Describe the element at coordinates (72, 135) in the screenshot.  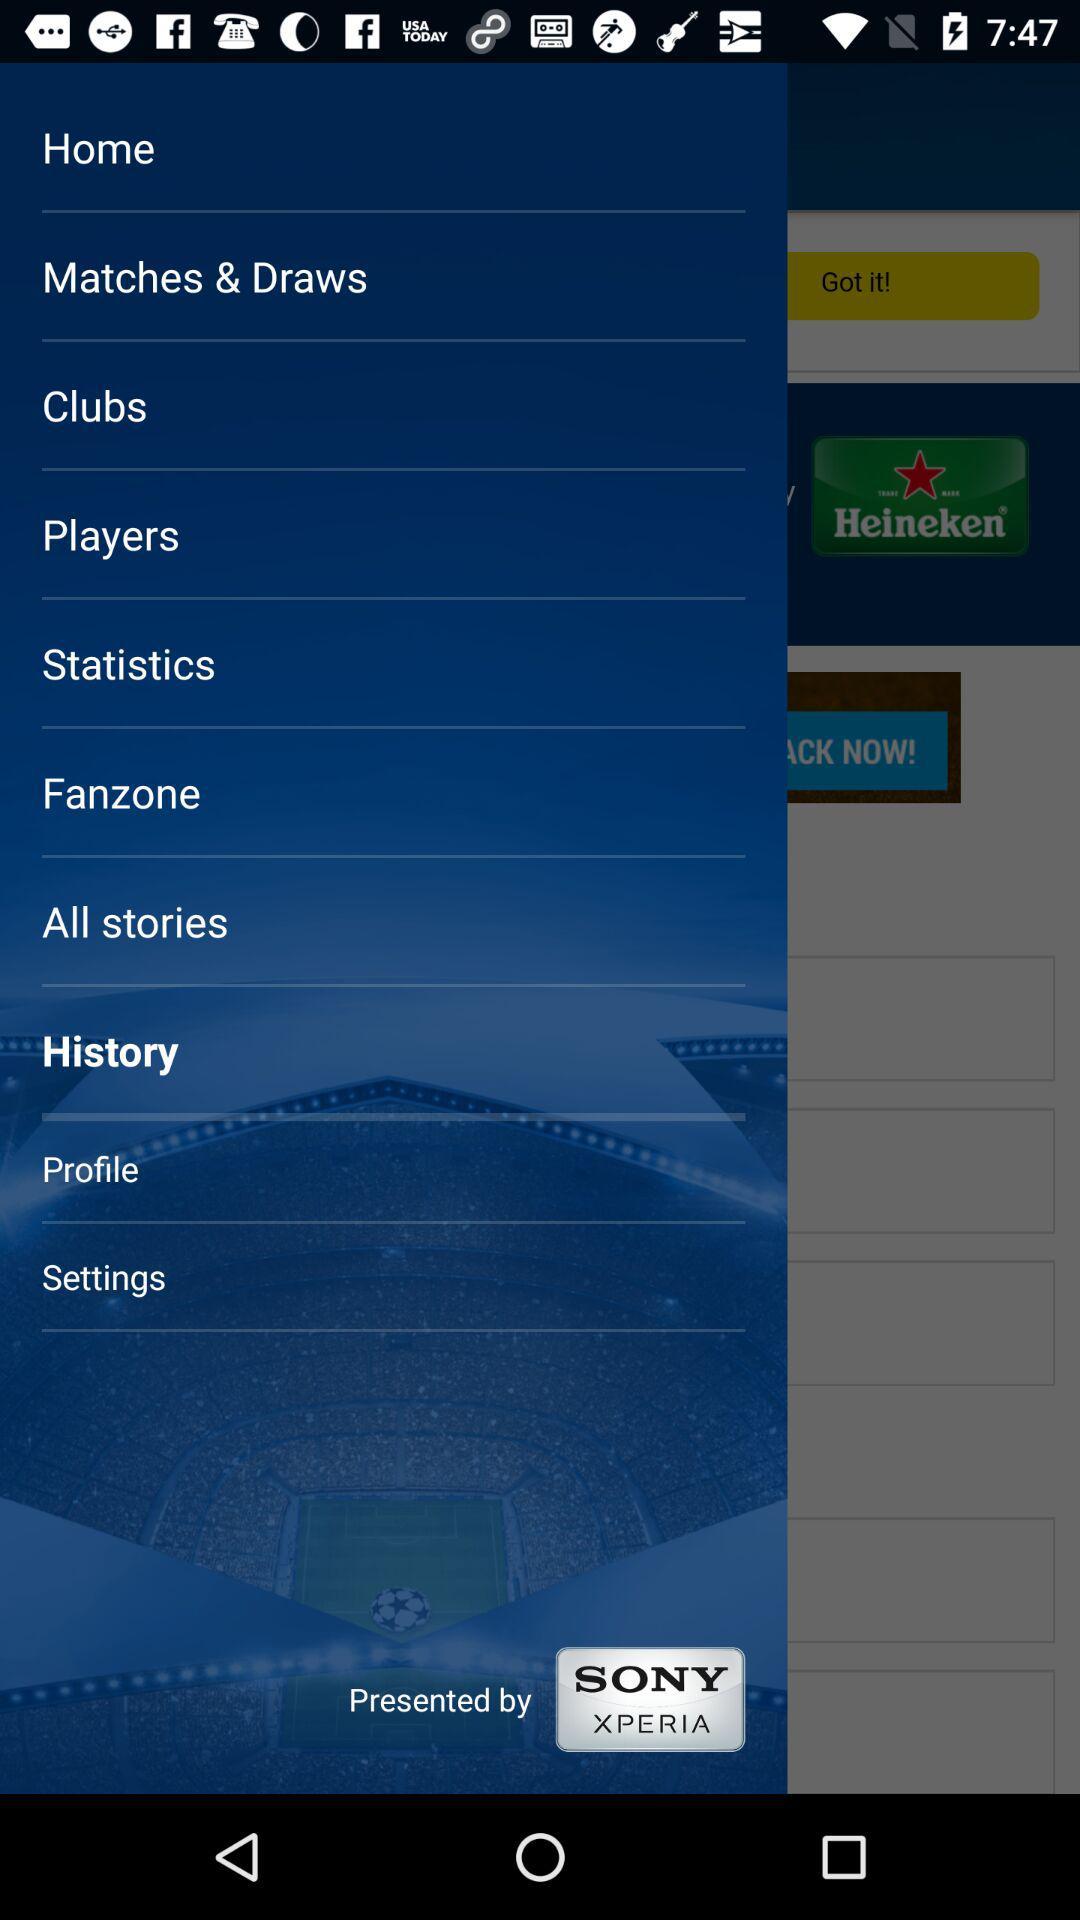
I see `home` at that location.